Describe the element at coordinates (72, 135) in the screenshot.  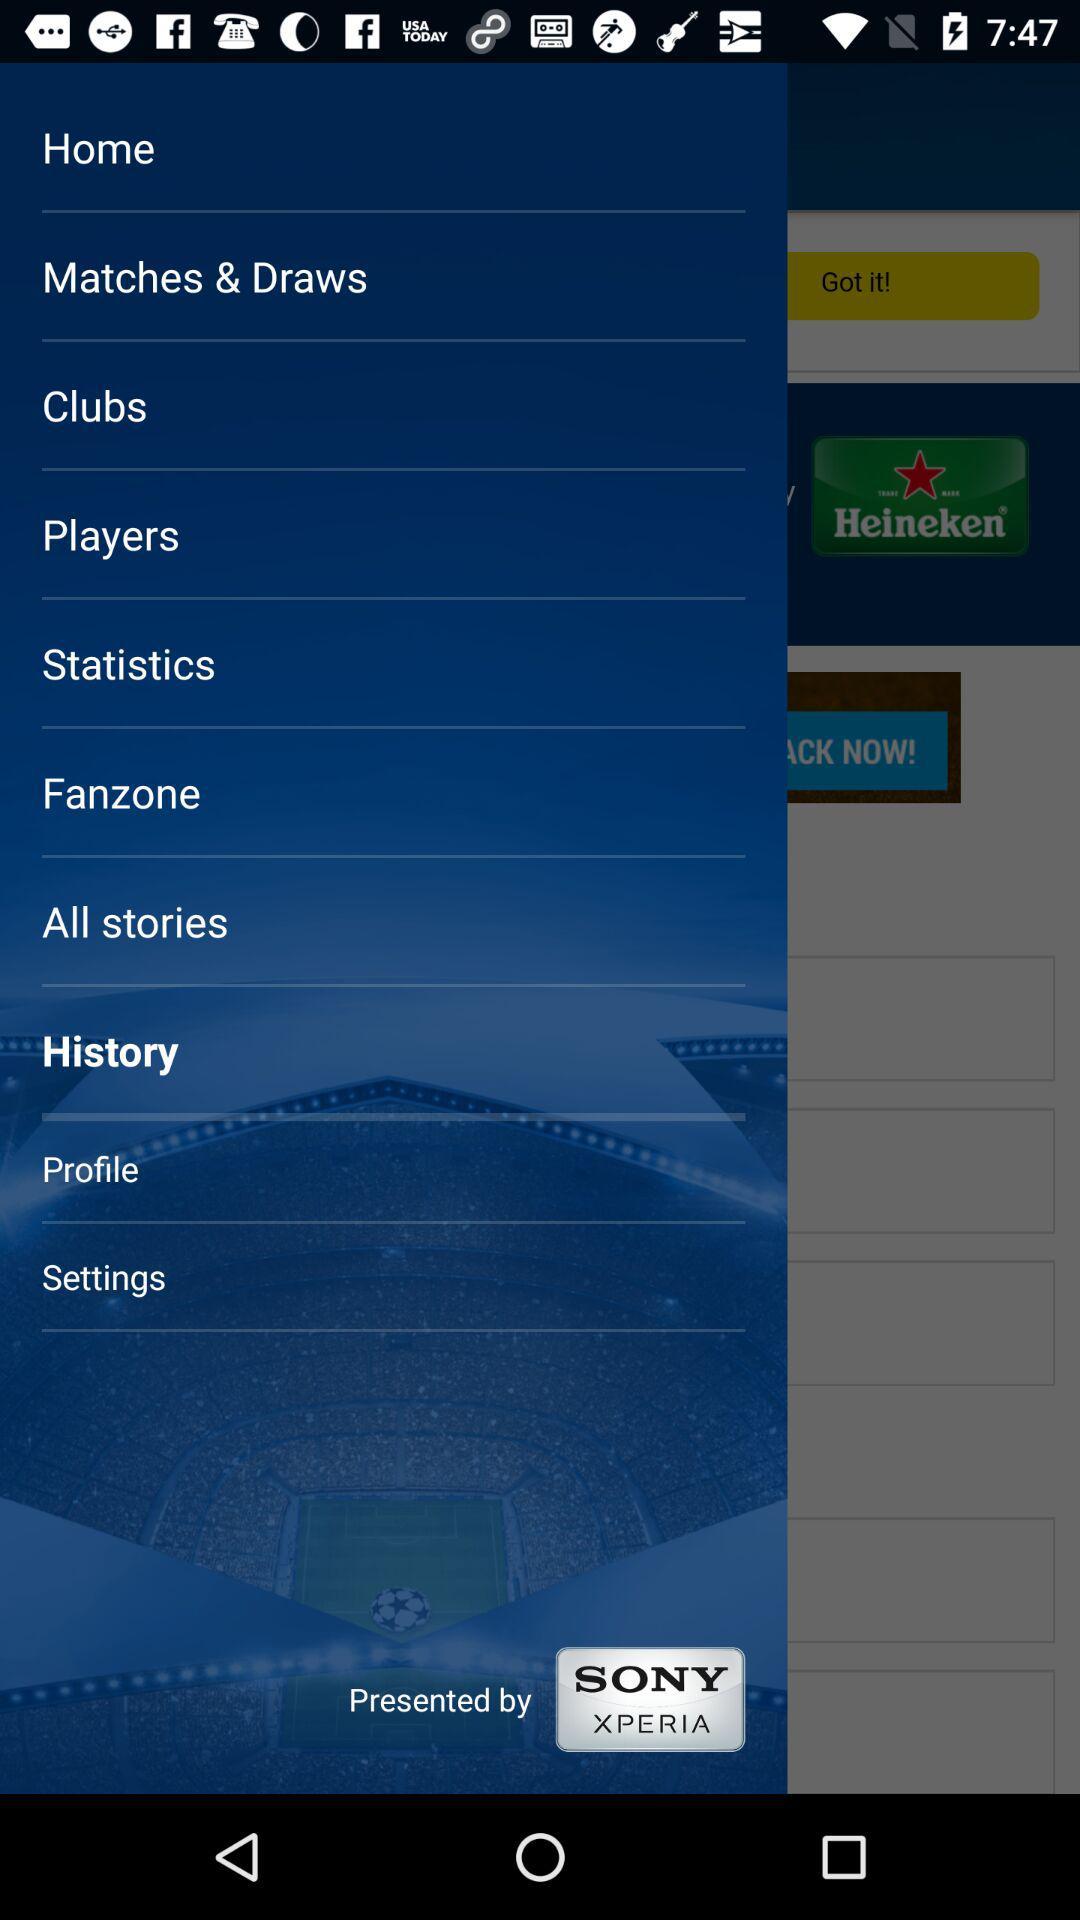
I see `home` at that location.